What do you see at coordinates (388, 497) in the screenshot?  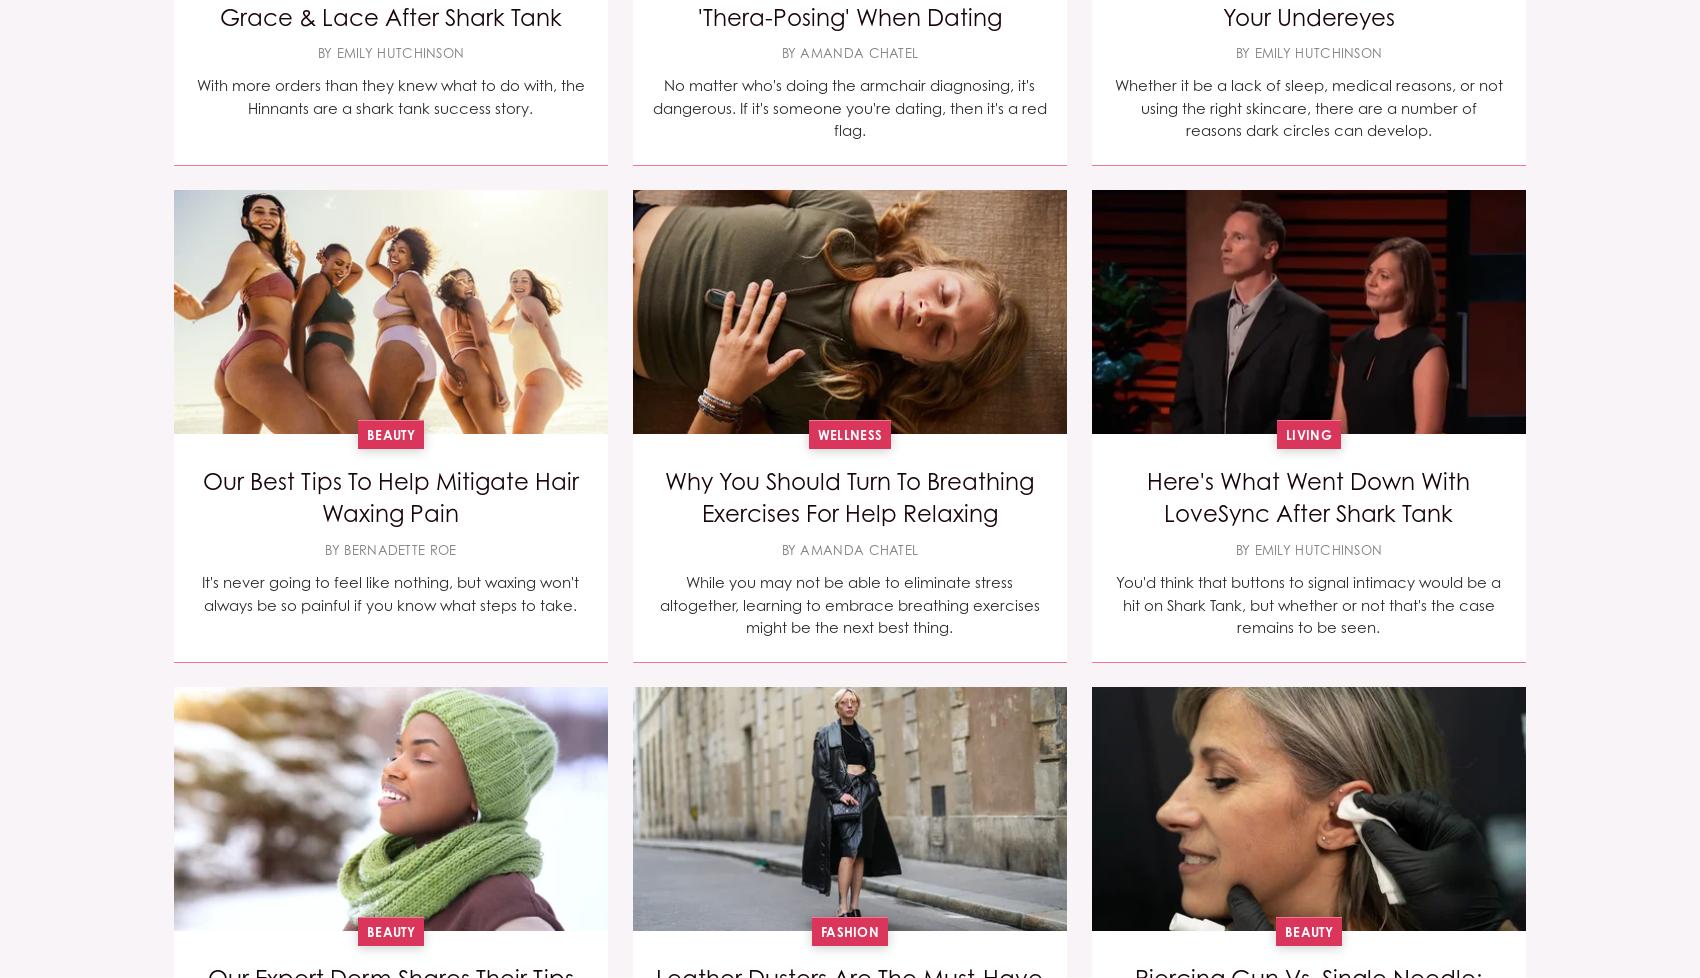 I see `'Our Best Tips To Help Mitigate Hair Waxing Pain'` at bounding box center [388, 497].